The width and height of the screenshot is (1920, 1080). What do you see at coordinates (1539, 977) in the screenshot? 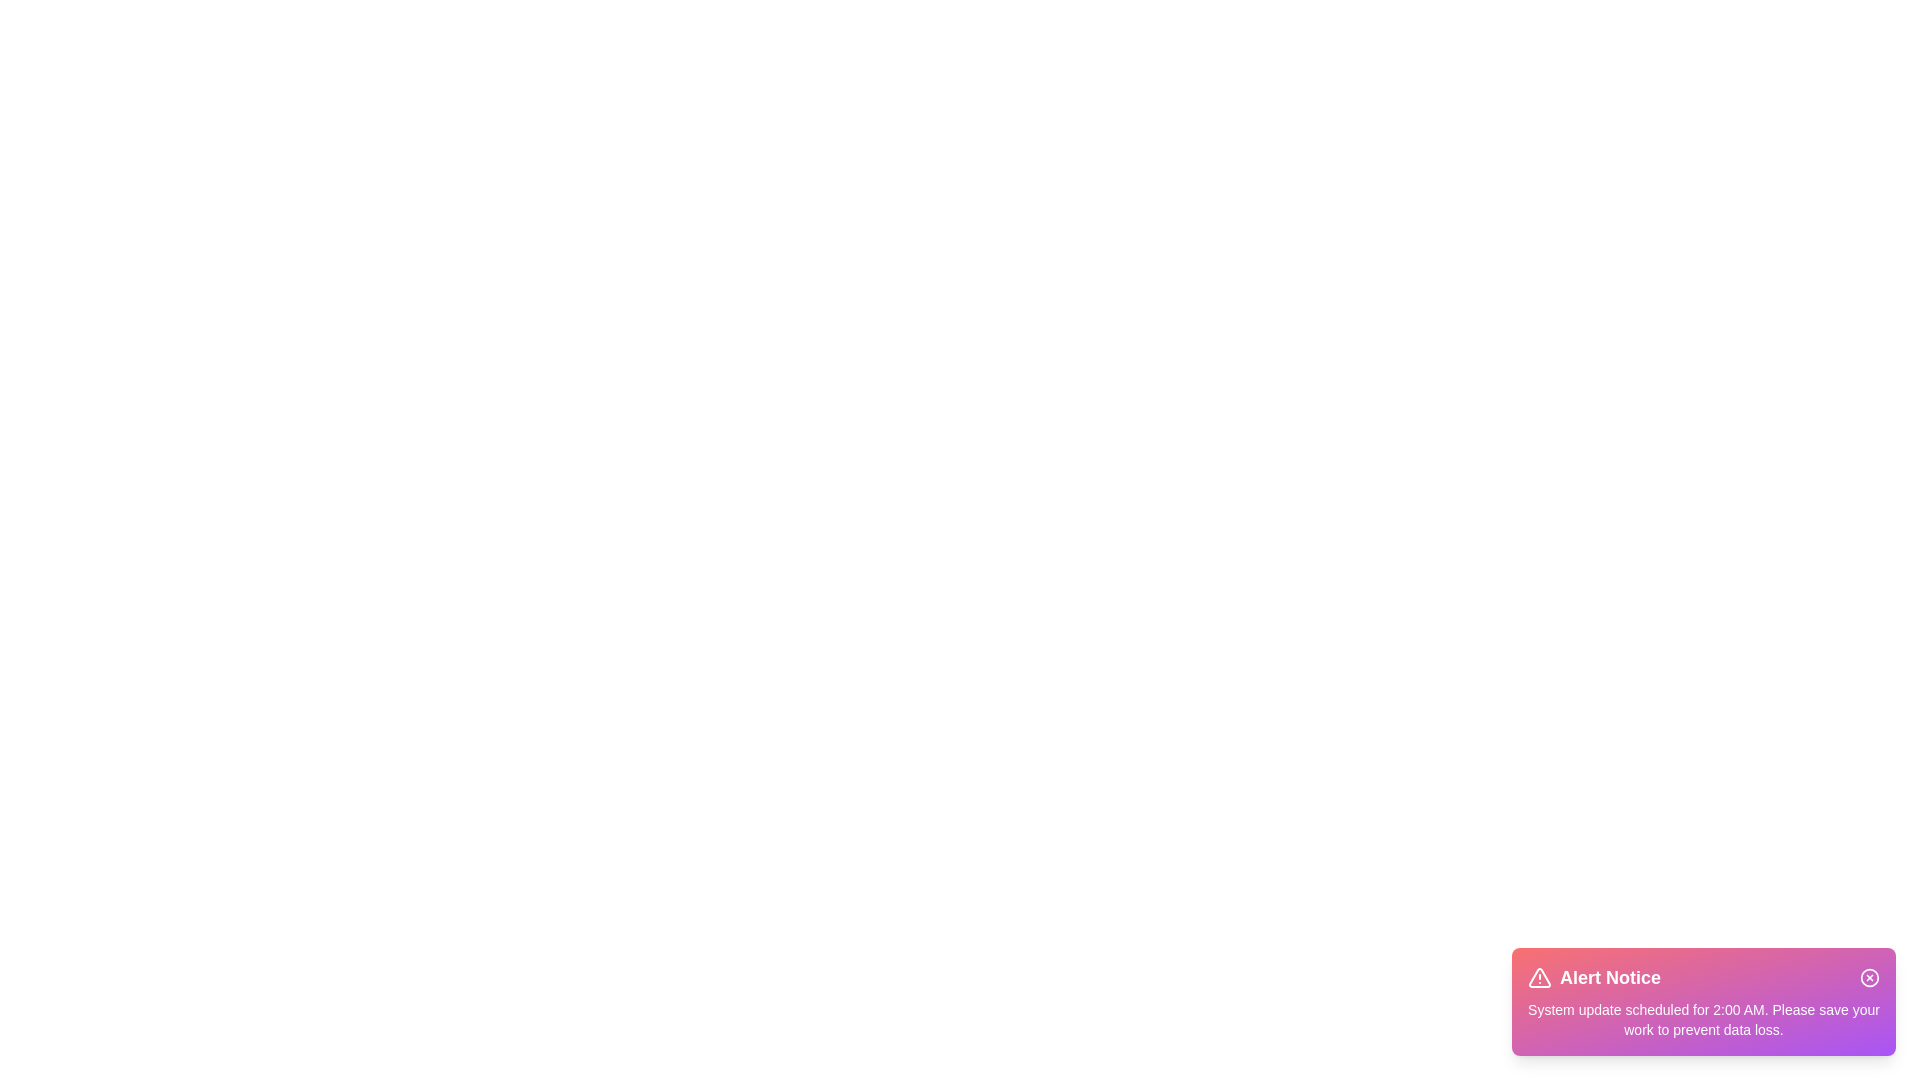
I see `the alert icon to view additional context` at bounding box center [1539, 977].